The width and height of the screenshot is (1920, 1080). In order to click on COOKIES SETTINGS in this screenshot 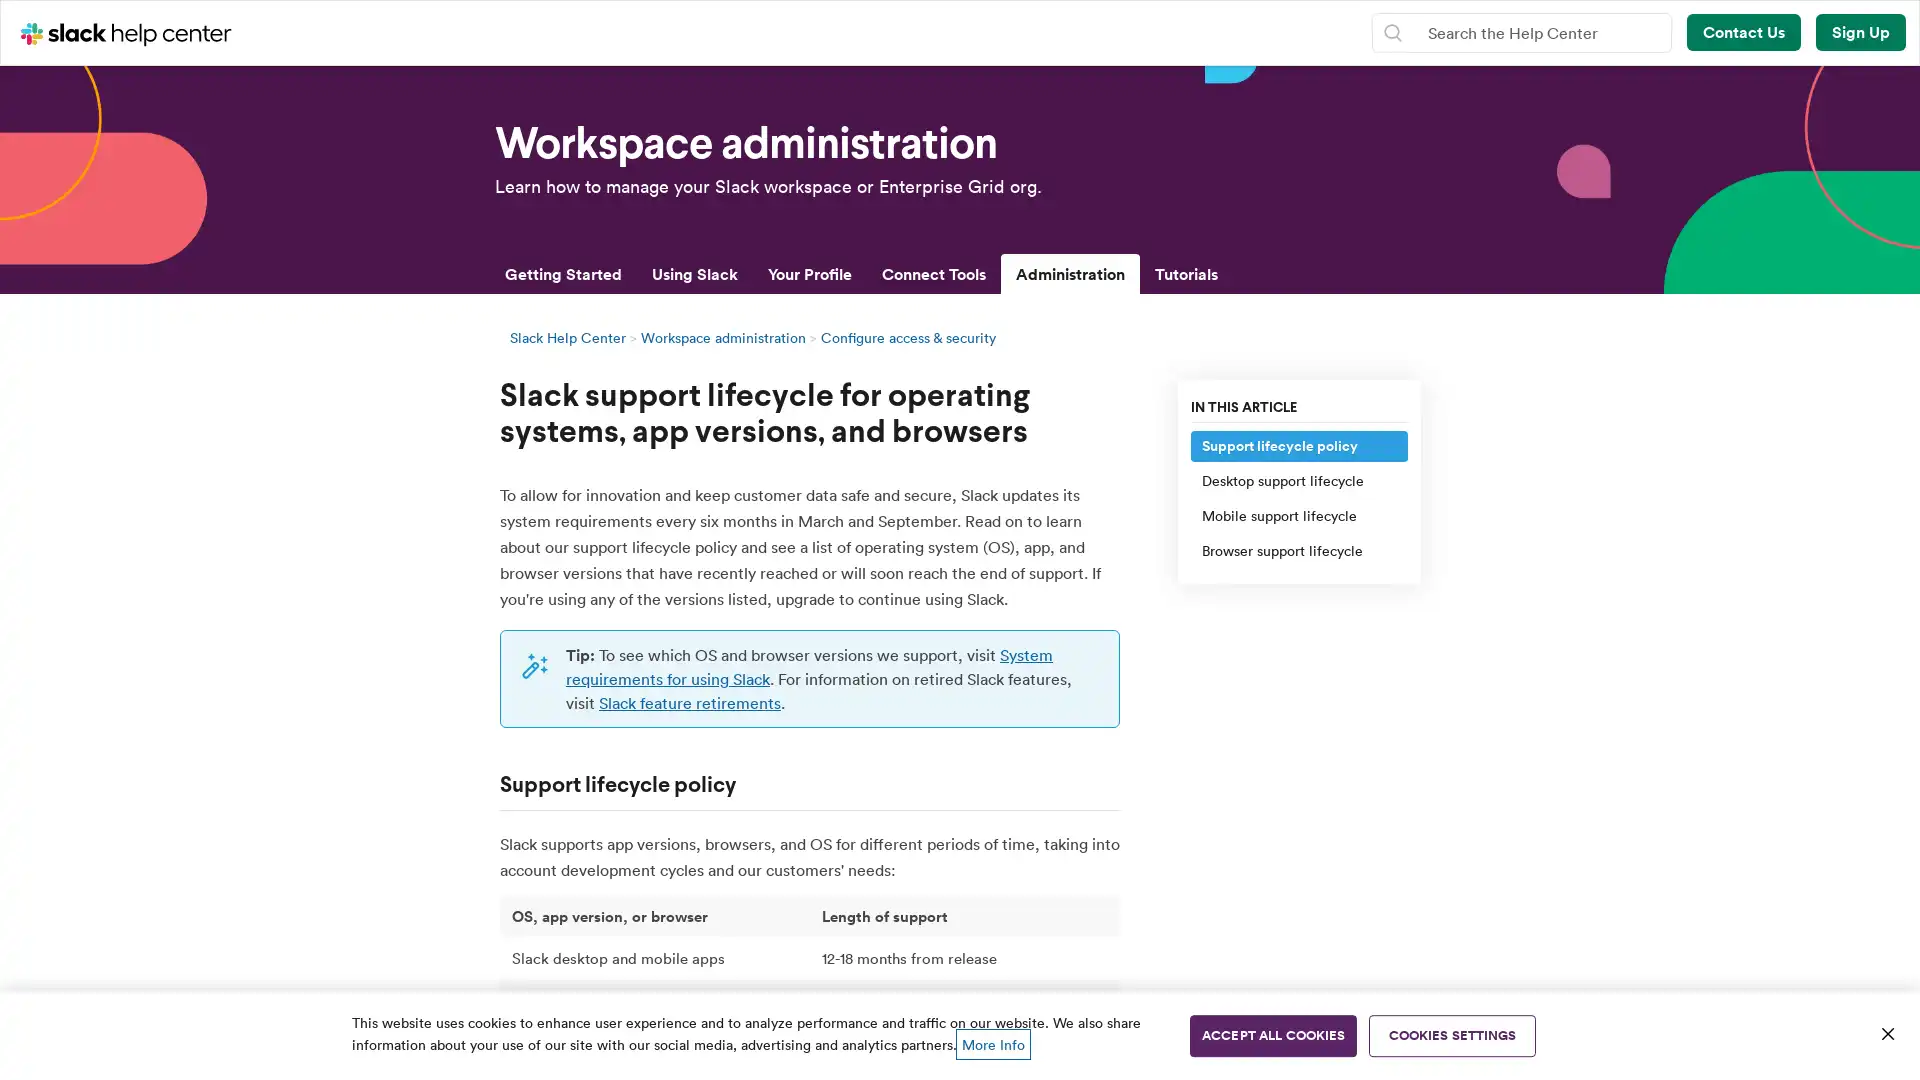, I will do `click(1452, 1035)`.